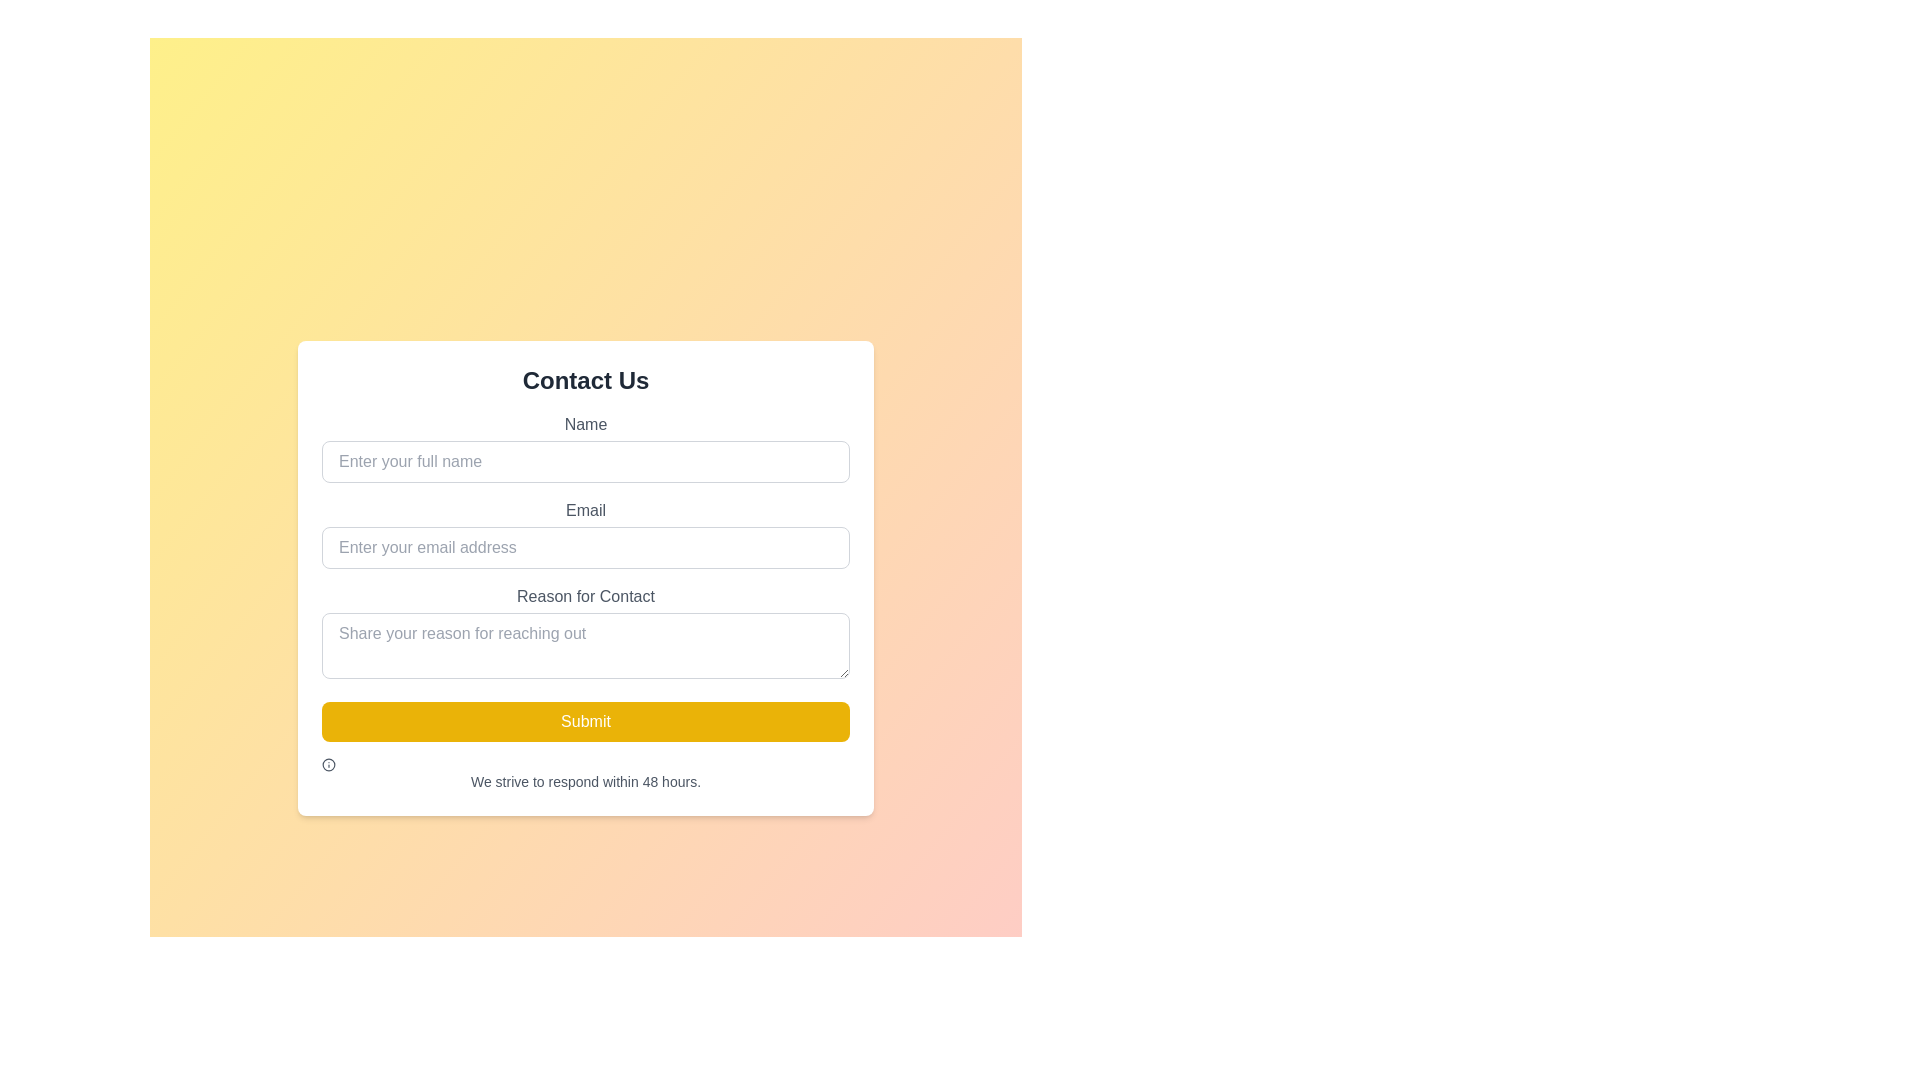  What do you see at coordinates (584, 773) in the screenshot?
I see `the informational Text label located at the bottom of the contact form, directly below the 'Submit' button` at bounding box center [584, 773].